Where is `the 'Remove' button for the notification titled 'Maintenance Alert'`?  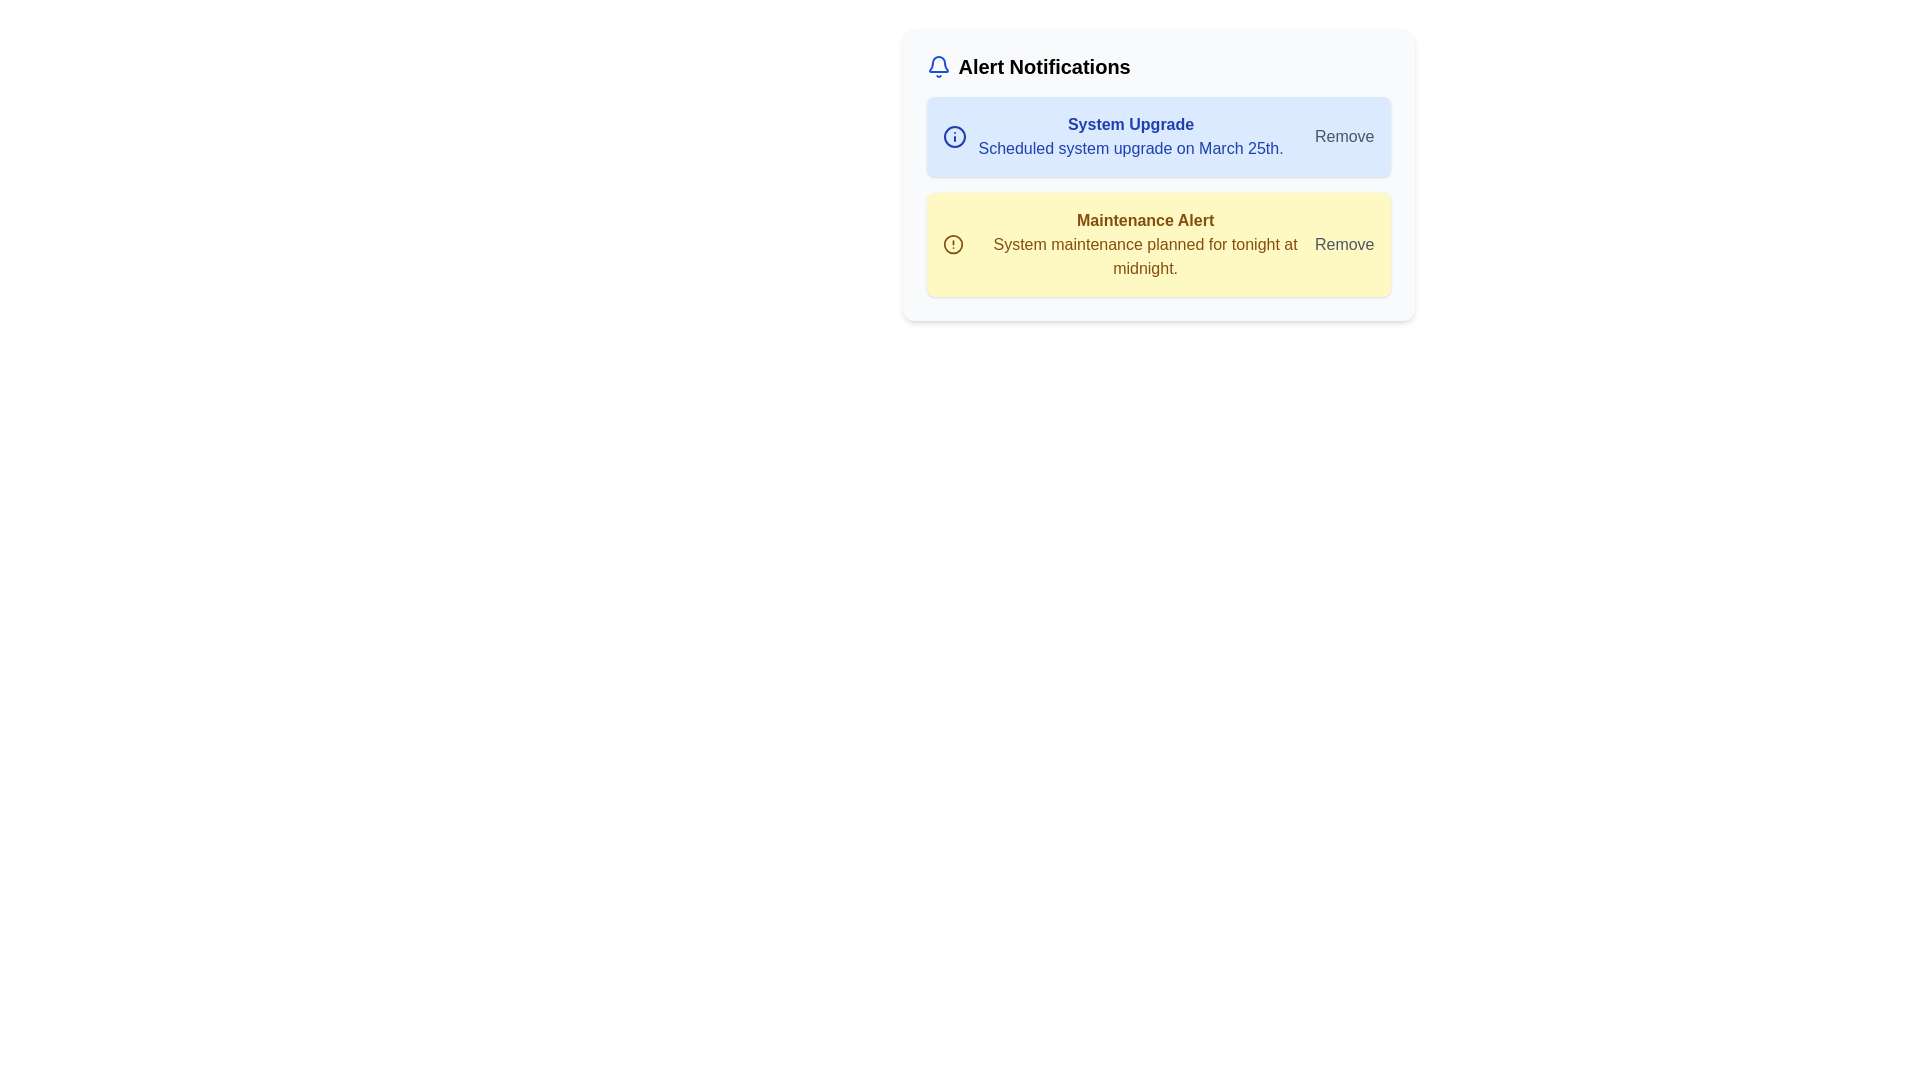 the 'Remove' button for the notification titled 'Maintenance Alert' is located at coordinates (1344, 244).